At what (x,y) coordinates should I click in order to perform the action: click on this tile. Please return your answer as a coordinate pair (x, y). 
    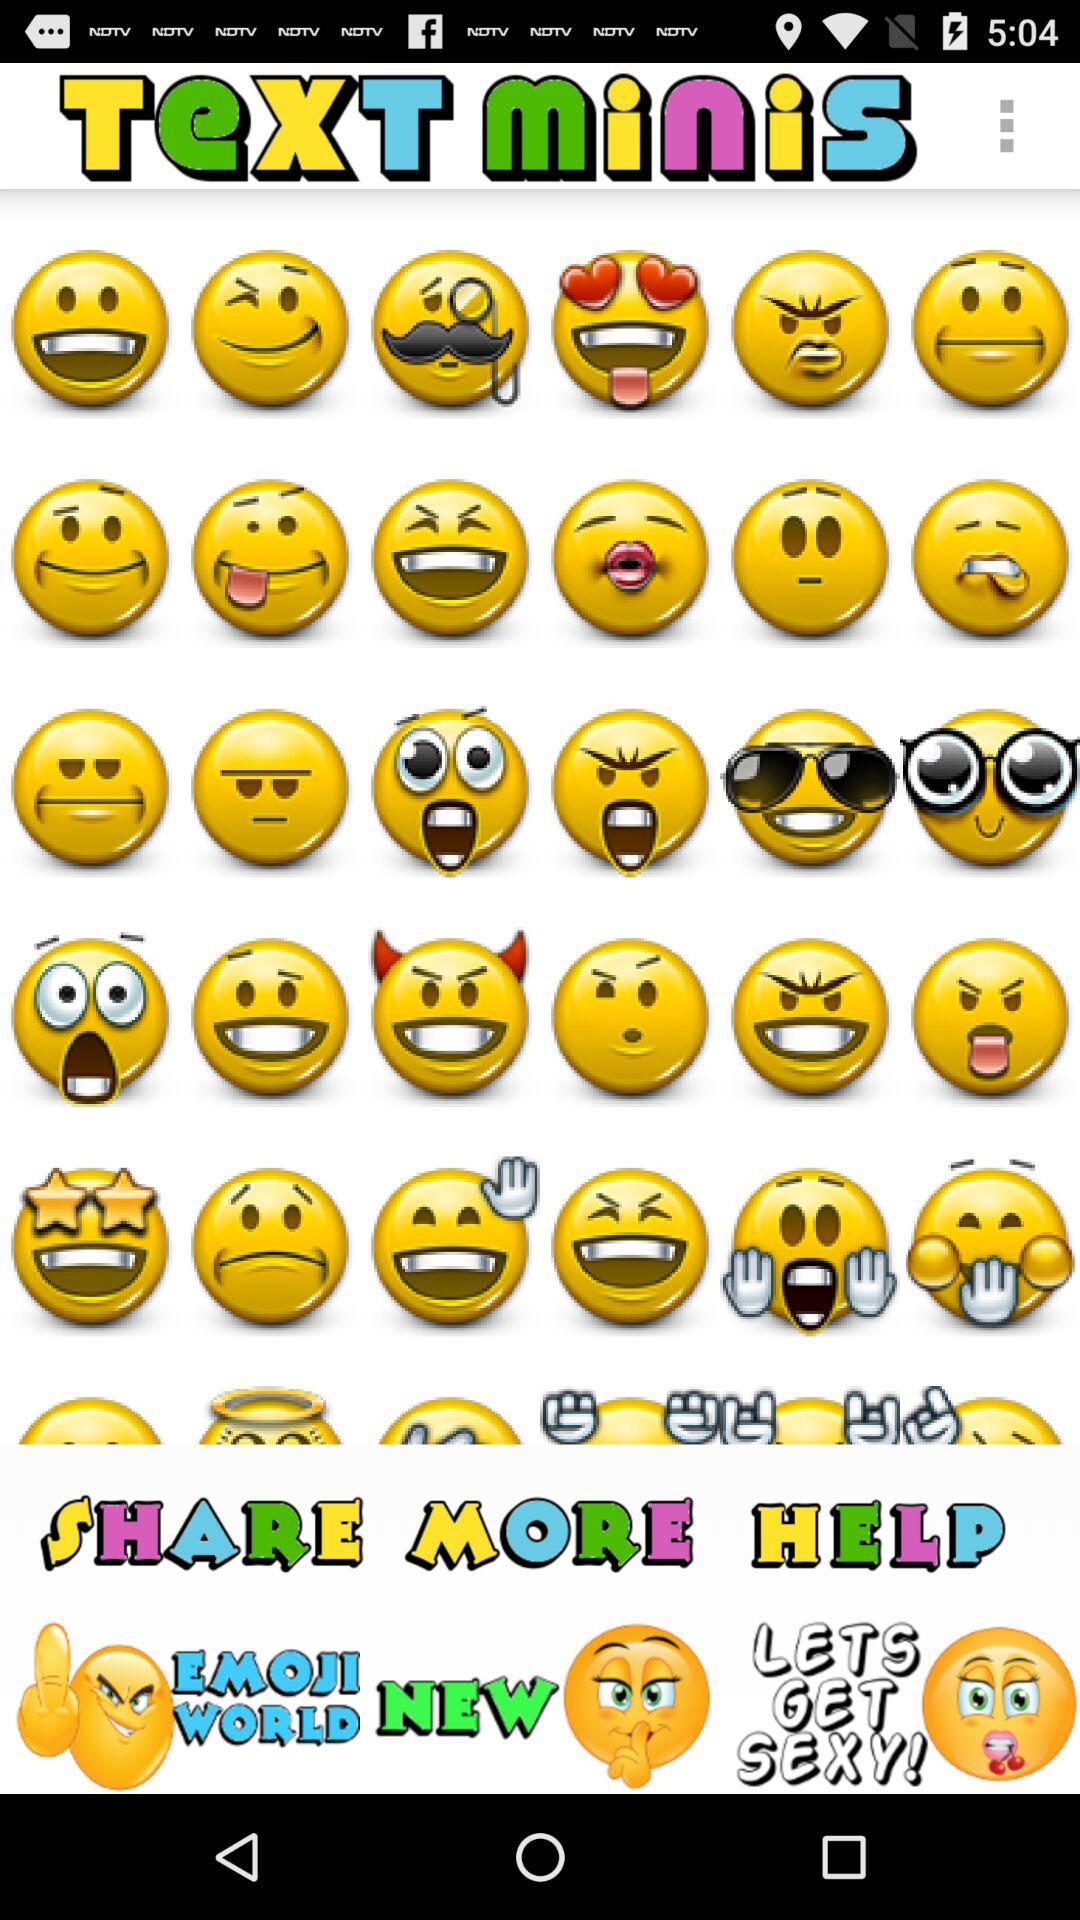
    Looking at the image, I should click on (186, 1705).